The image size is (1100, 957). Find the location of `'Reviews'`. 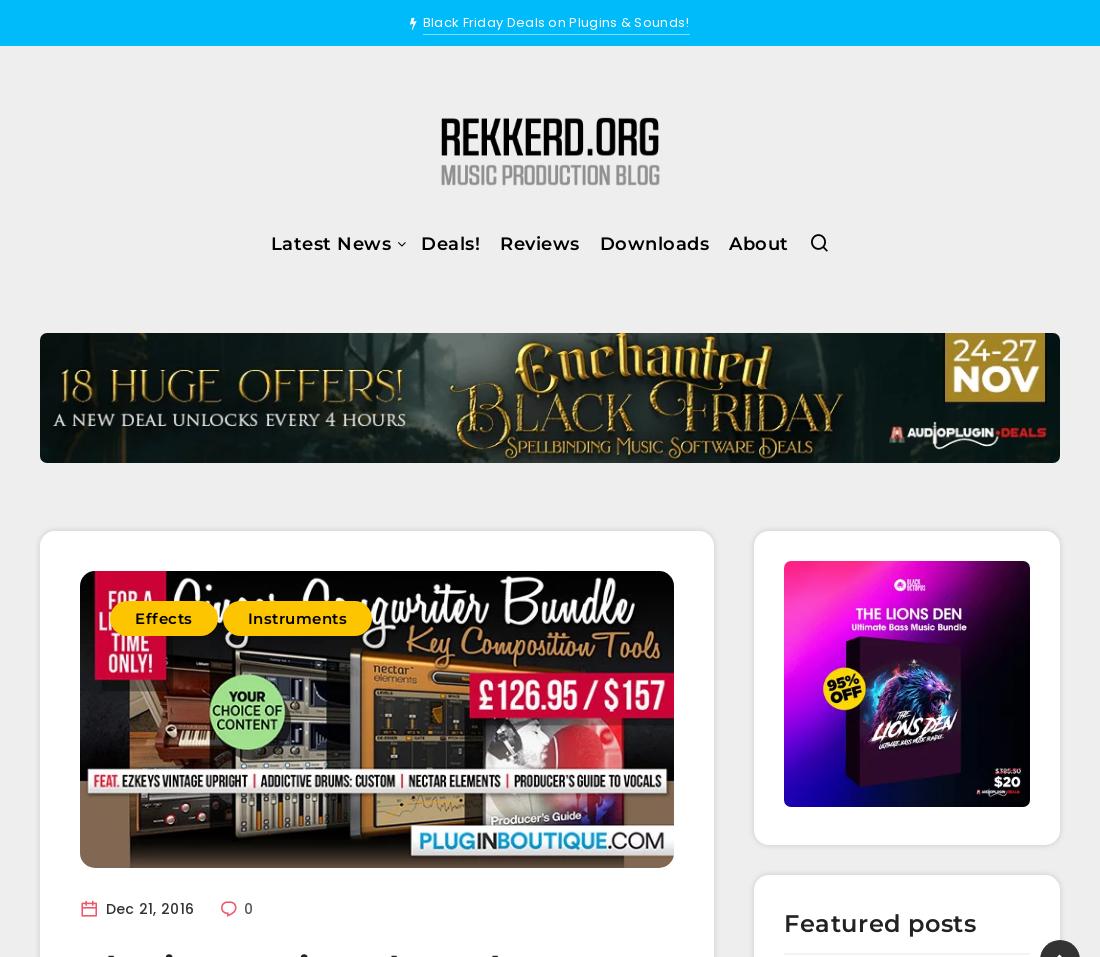

'Reviews' is located at coordinates (499, 241).